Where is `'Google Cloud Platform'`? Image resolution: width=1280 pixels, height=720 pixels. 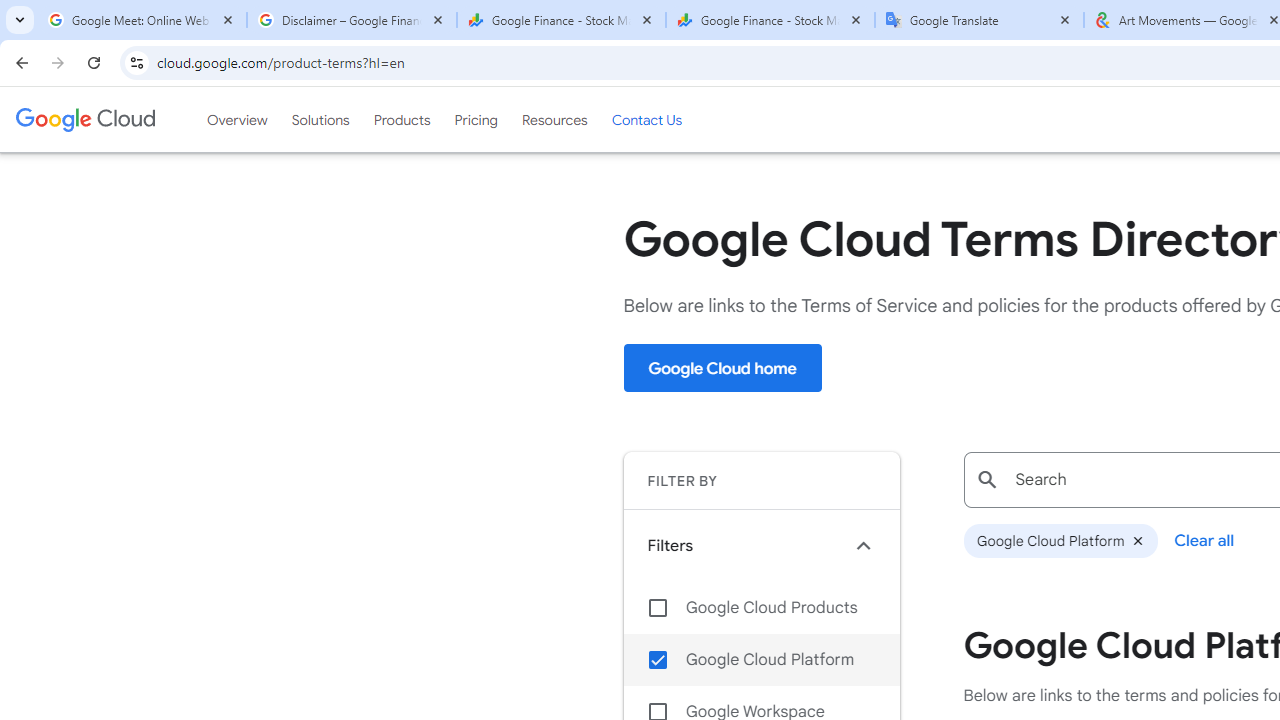 'Google Cloud Platform' is located at coordinates (760, 660).